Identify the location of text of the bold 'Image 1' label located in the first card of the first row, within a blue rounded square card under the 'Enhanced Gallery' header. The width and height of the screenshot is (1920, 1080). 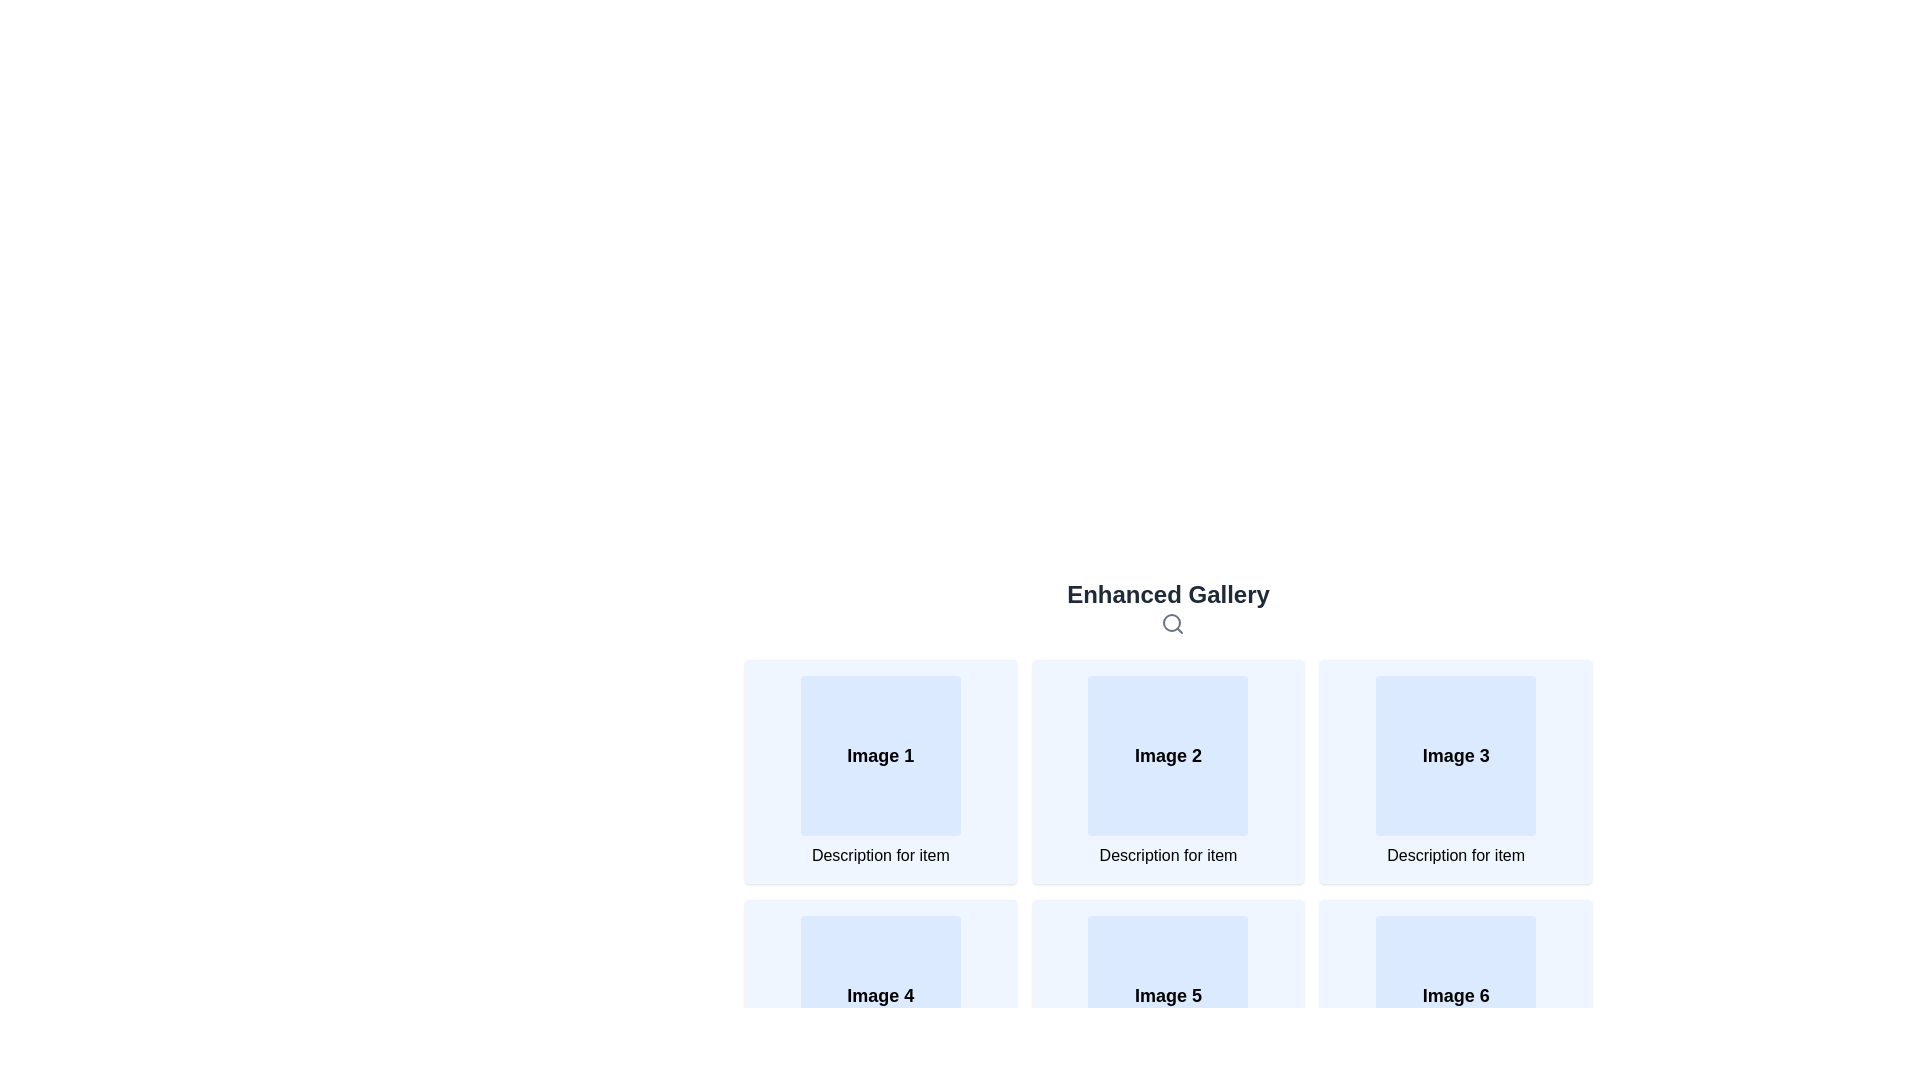
(880, 755).